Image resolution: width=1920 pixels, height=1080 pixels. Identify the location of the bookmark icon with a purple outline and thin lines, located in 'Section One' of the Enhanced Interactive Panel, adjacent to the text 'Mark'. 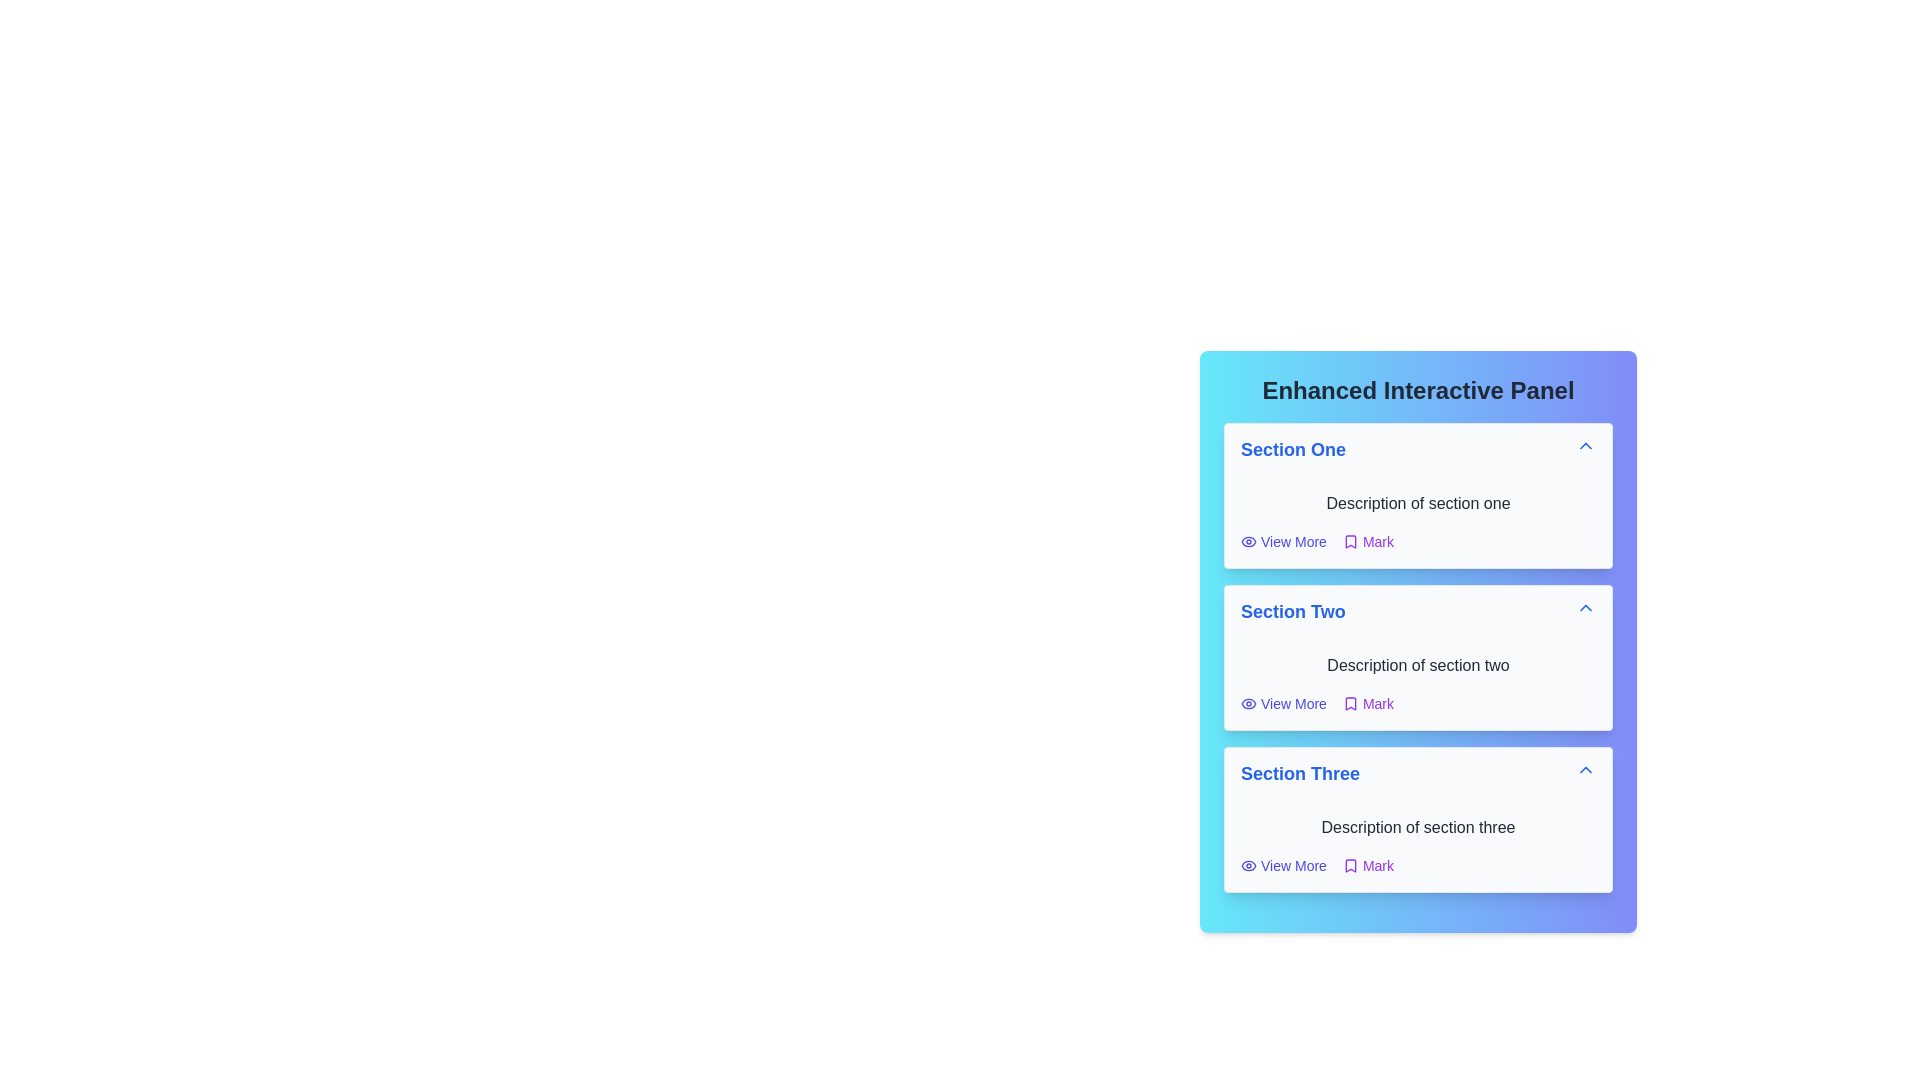
(1350, 542).